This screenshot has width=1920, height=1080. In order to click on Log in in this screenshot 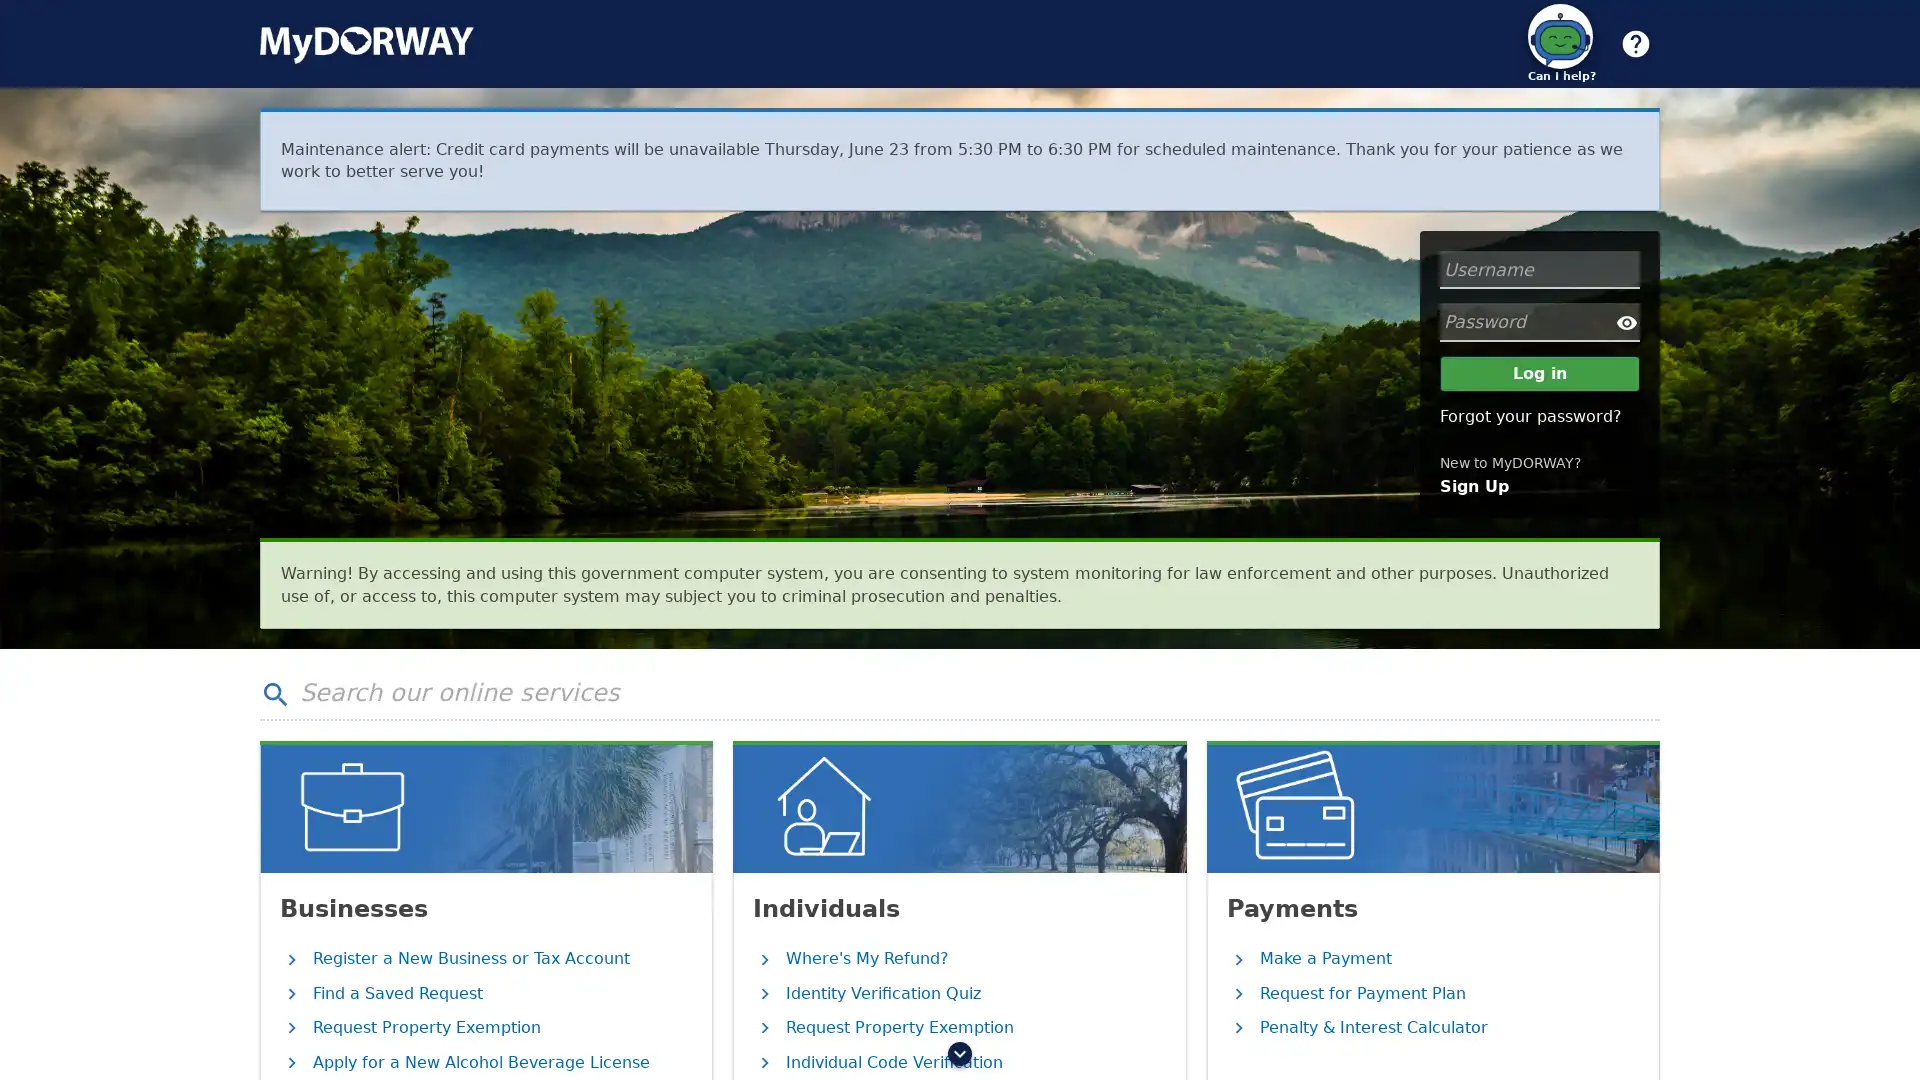, I will do `click(1539, 374)`.